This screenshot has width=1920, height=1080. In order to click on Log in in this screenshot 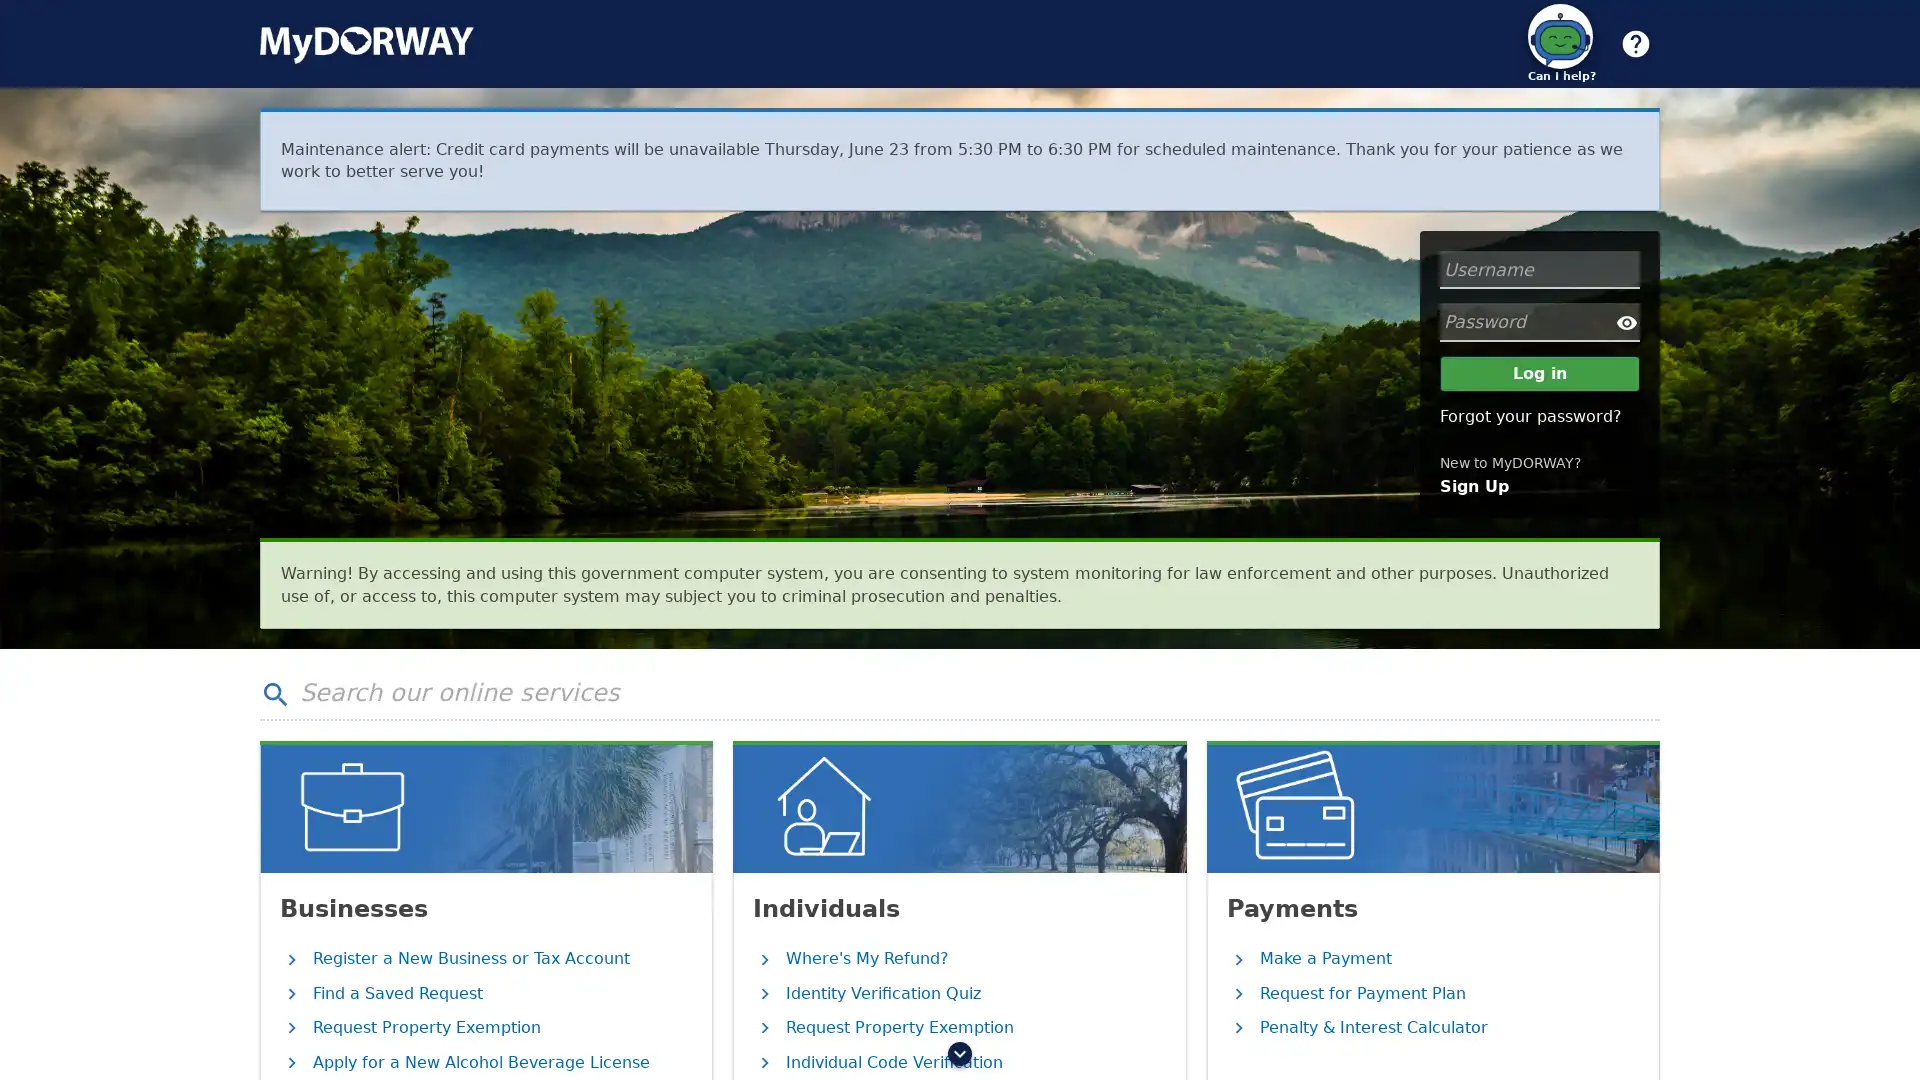, I will do `click(1539, 374)`.